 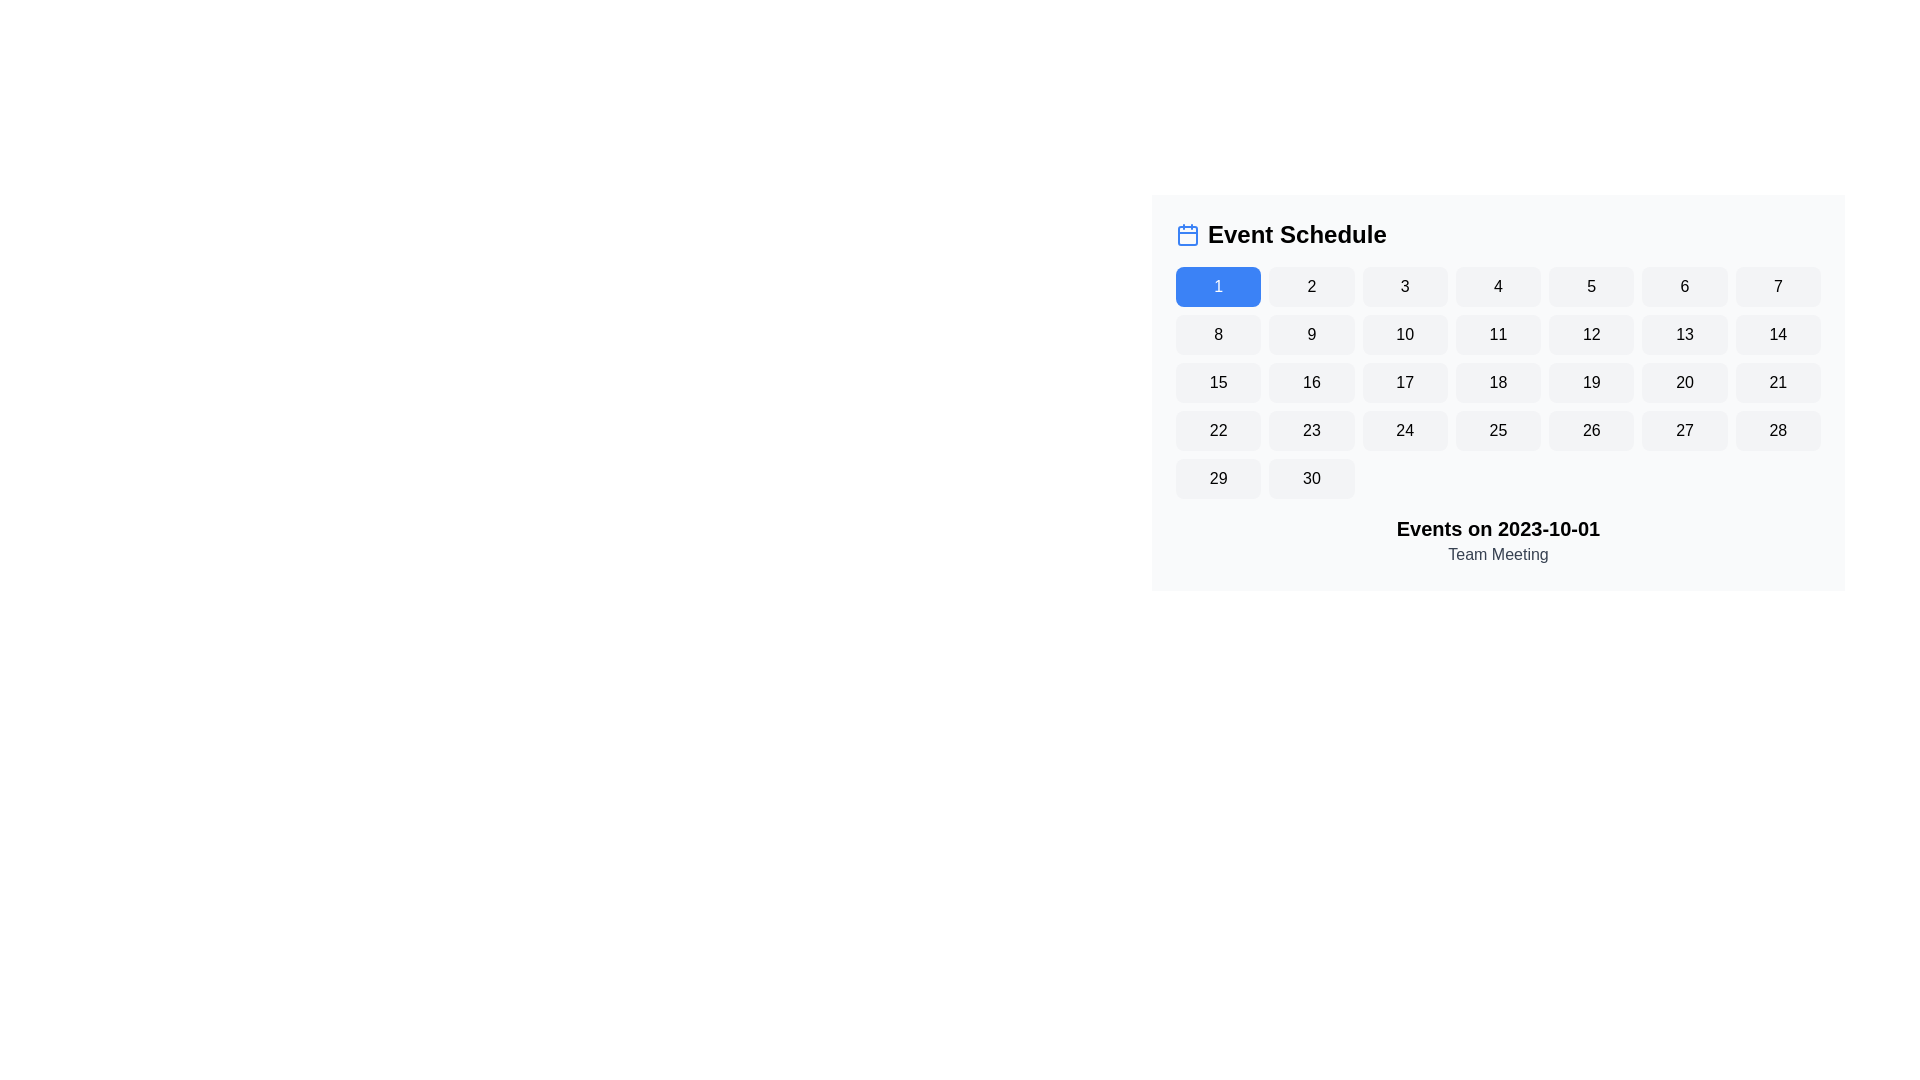 I want to click on the selectable day '24' button in the calendar view, so click(x=1404, y=430).